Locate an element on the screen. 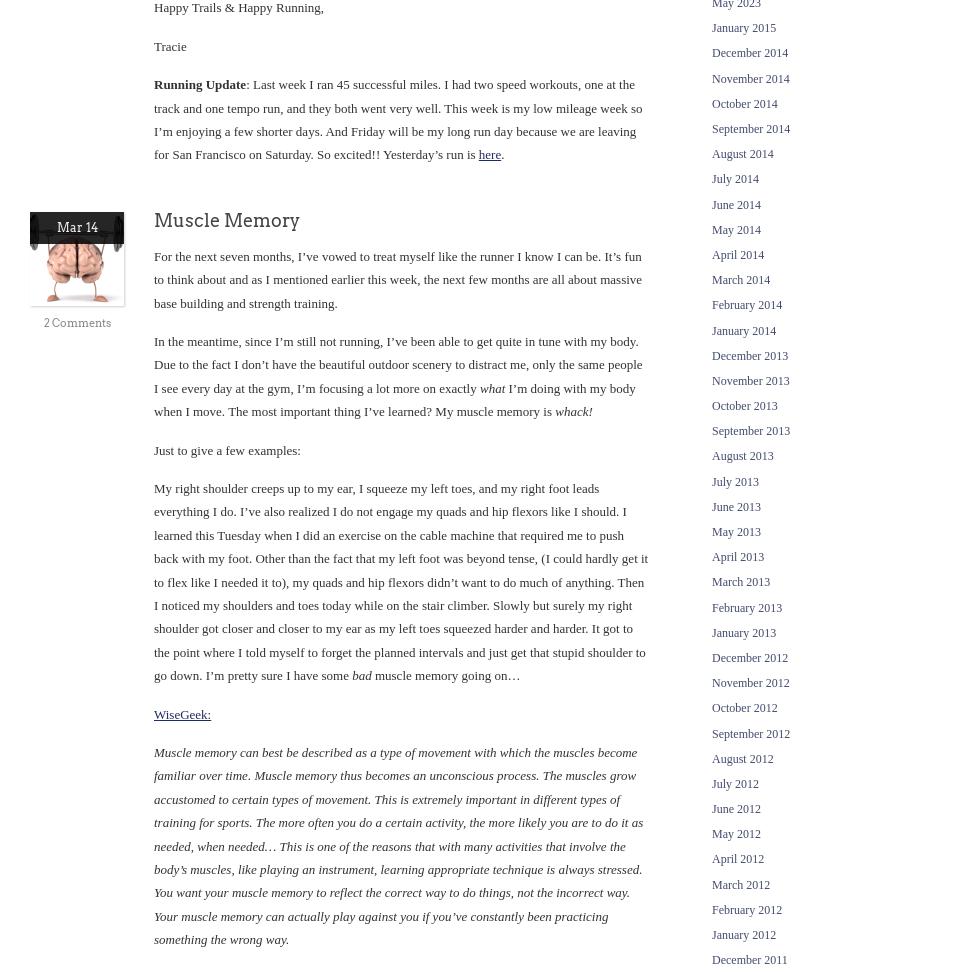  'January 2013' is located at coordinates (712, 631).